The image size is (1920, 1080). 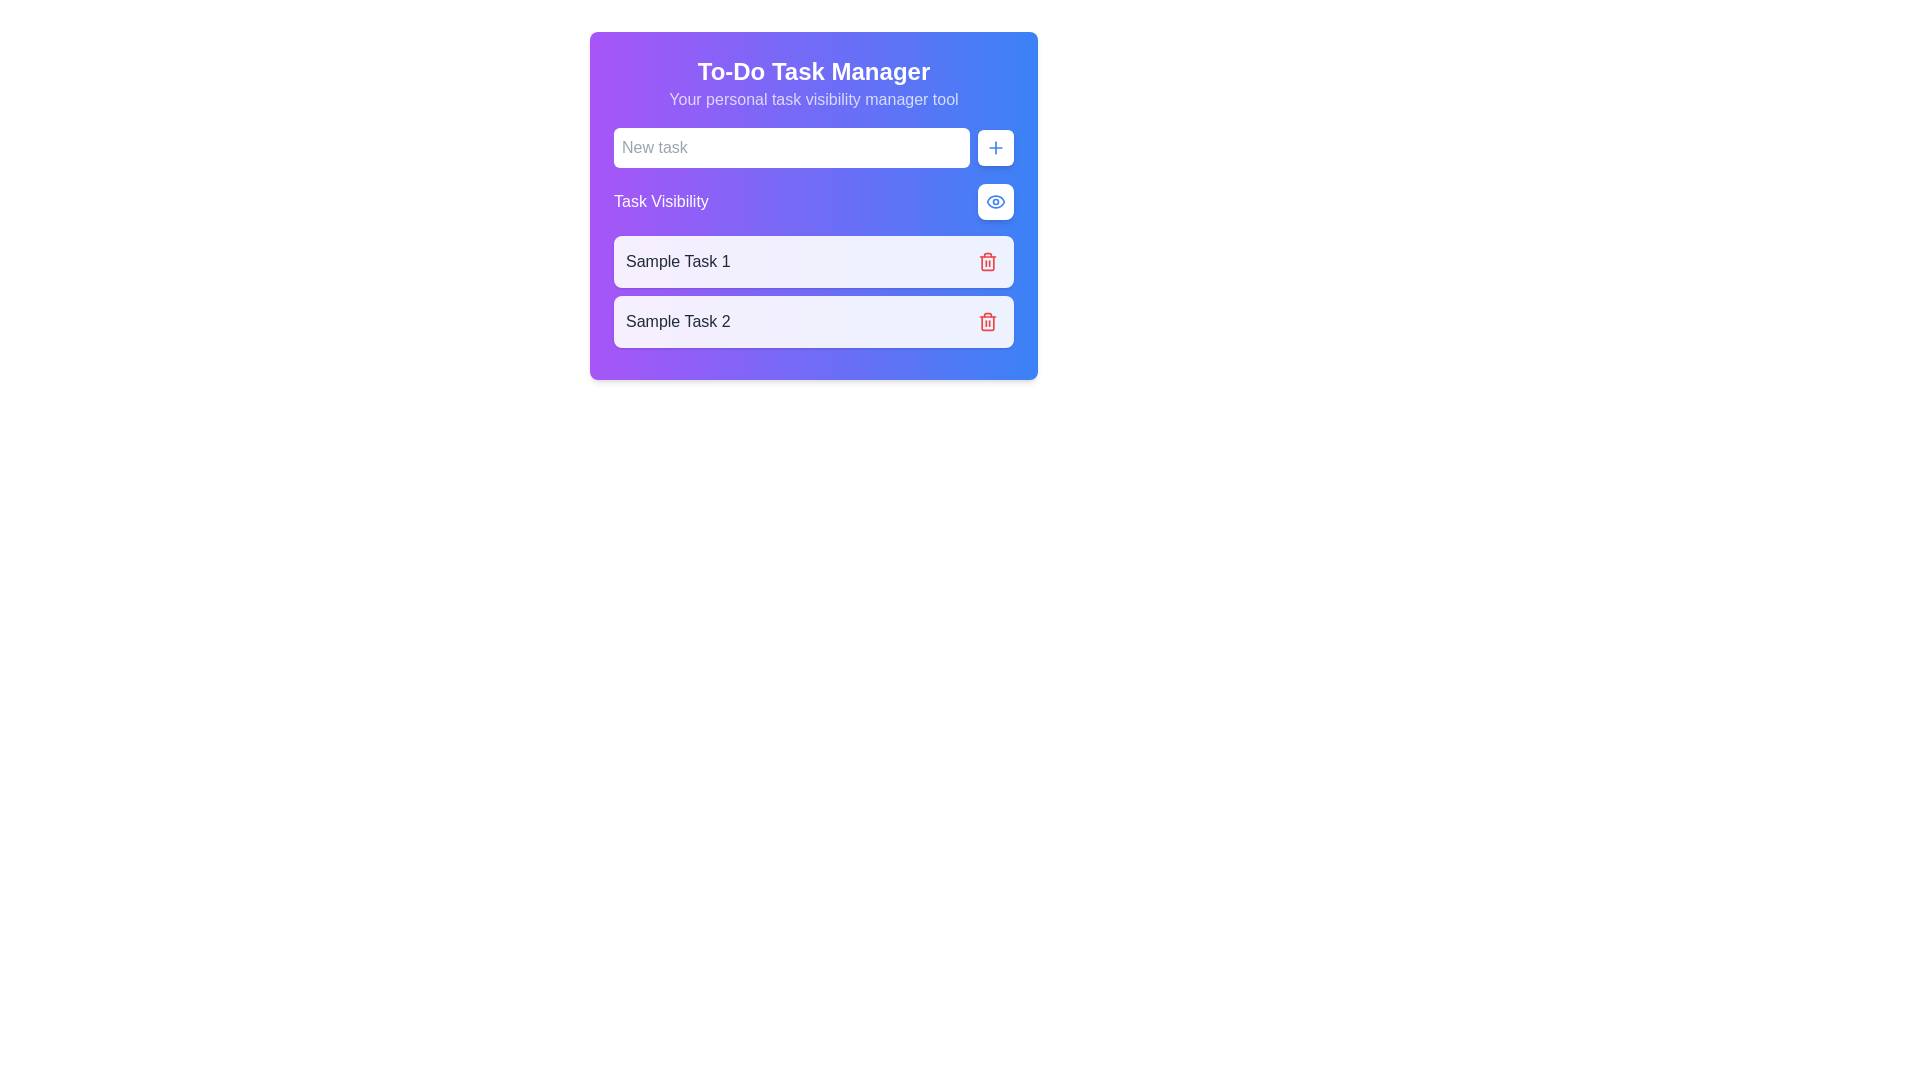 What do you see at coordinates (814, 205) in the screenshot?
I see `the task management interface located centrally` at bounding box center [814, 205].